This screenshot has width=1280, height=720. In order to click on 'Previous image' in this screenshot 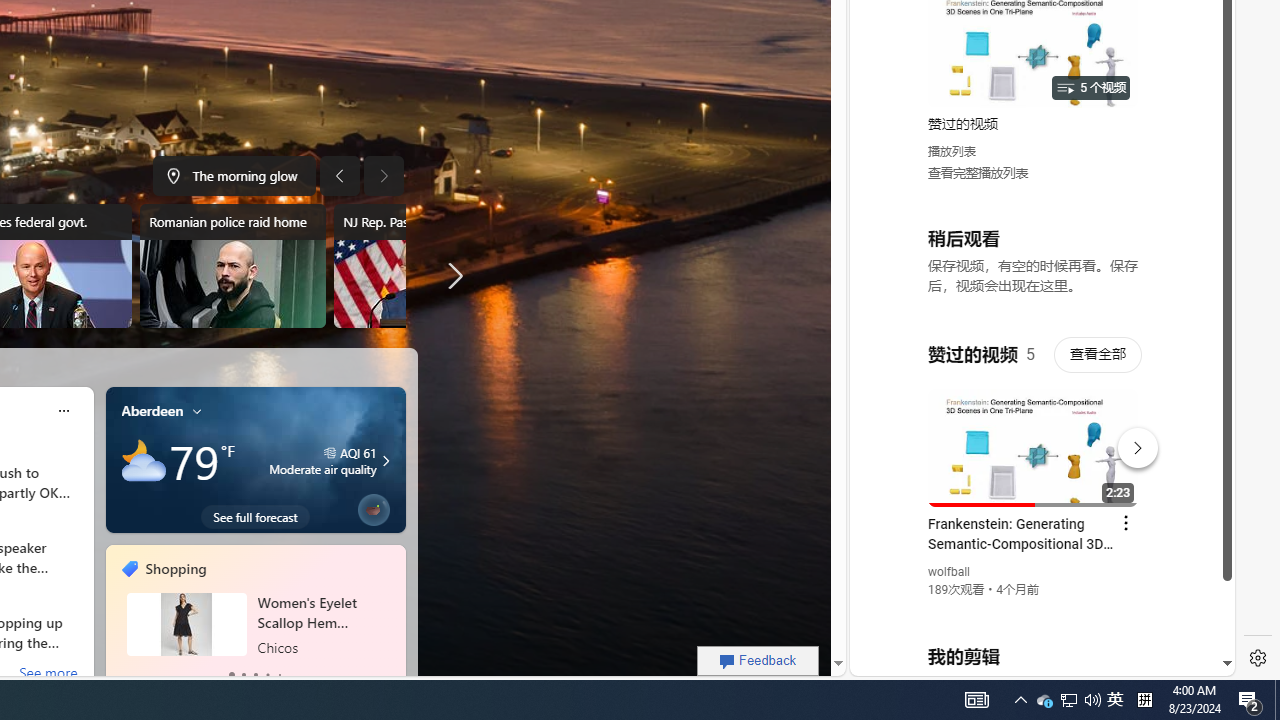, I will do `click(339, 175)`.